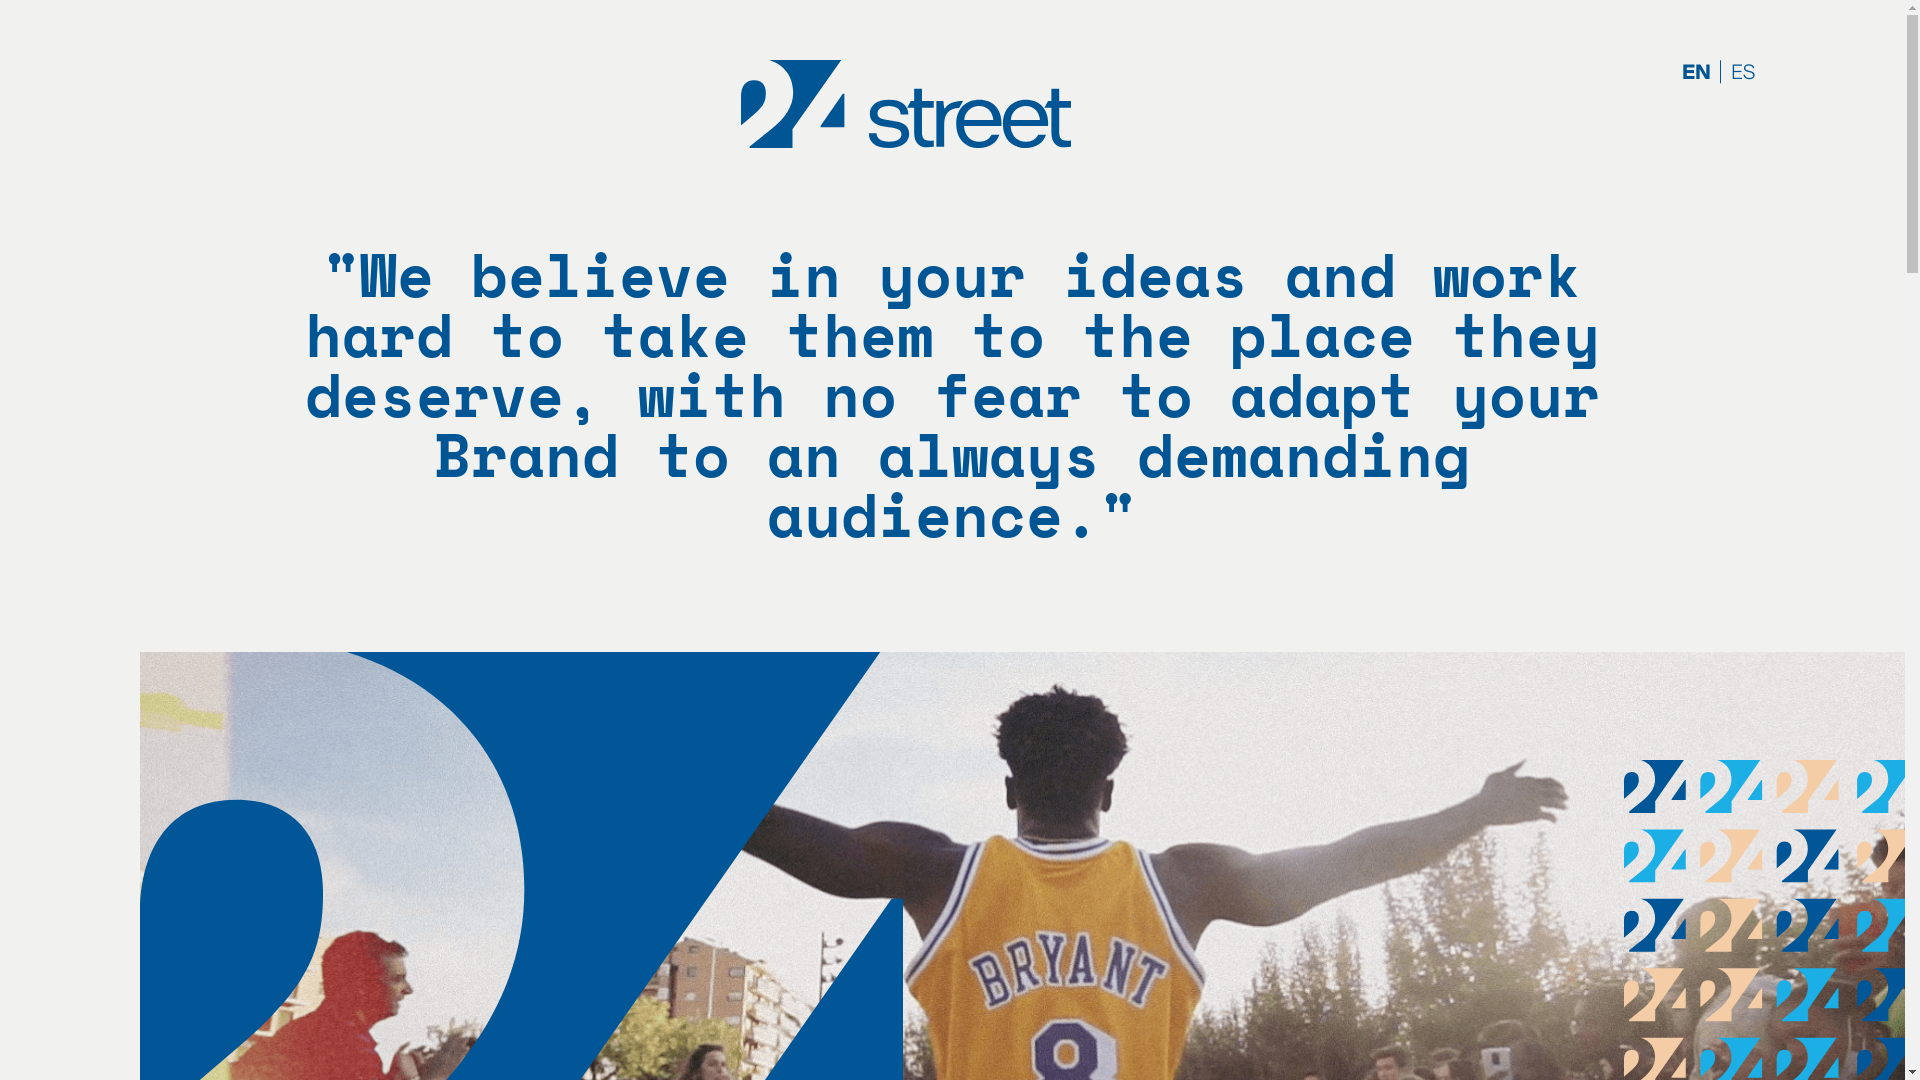  Describe the element at coordinates (1720, 71) in the screenshot. I see `'ES'` at that location.